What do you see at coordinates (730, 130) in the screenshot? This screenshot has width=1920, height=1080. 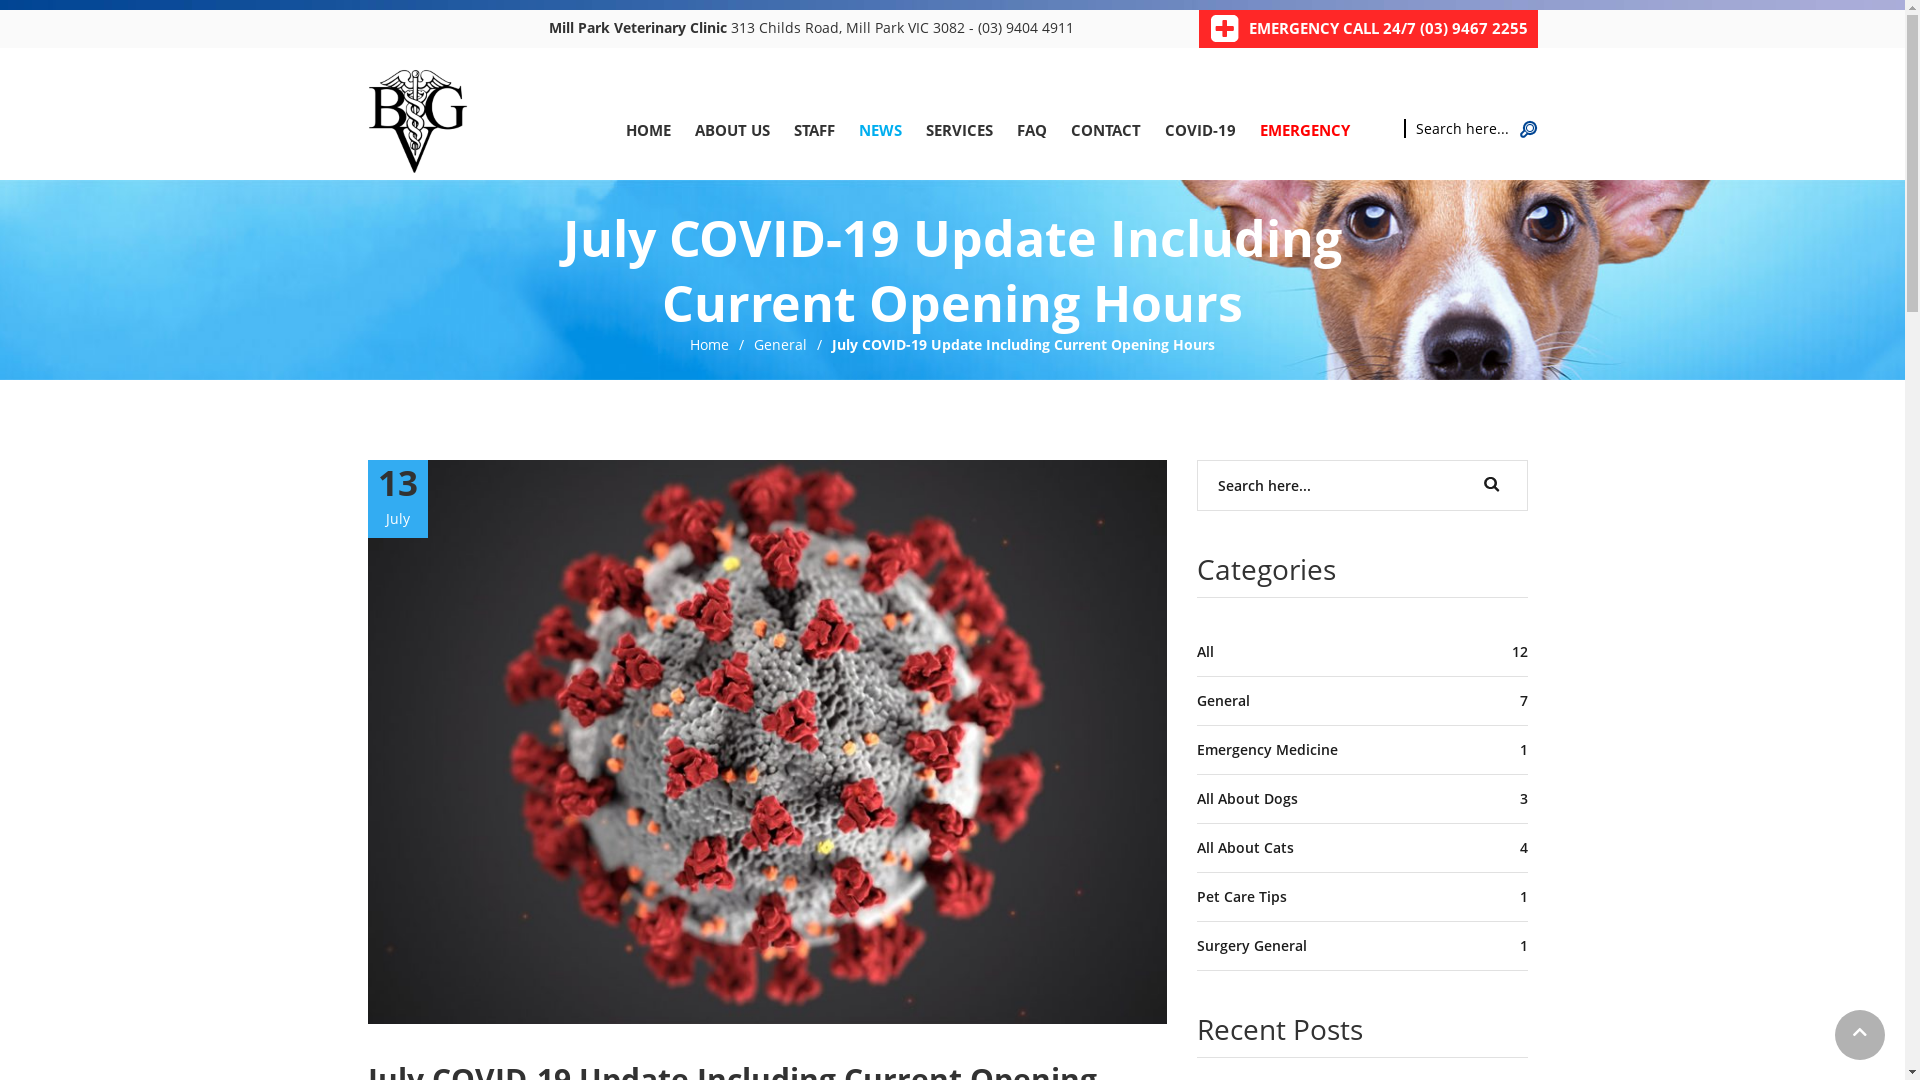 I see `'ABOUT US'` at bounding box center [730, 130].